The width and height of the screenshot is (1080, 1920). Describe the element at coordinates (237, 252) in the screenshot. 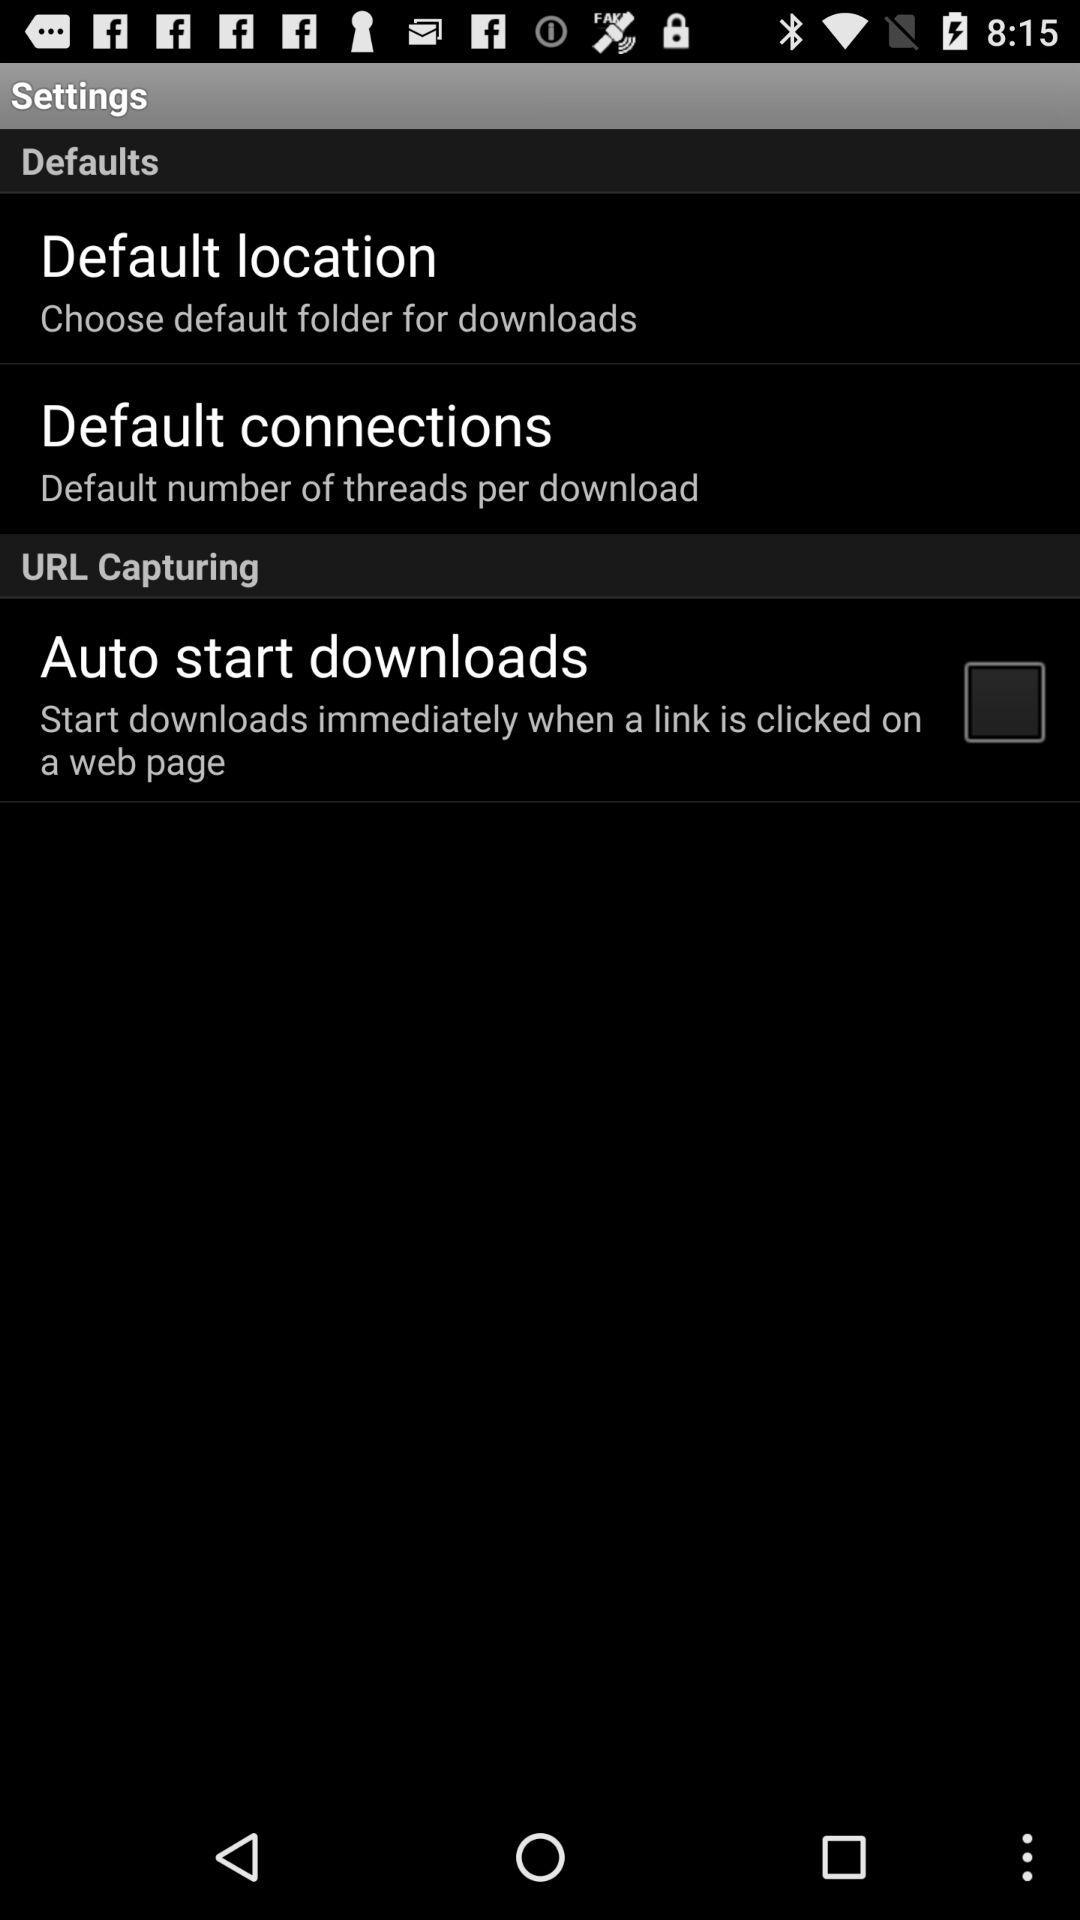

I see `the default location` at that location.